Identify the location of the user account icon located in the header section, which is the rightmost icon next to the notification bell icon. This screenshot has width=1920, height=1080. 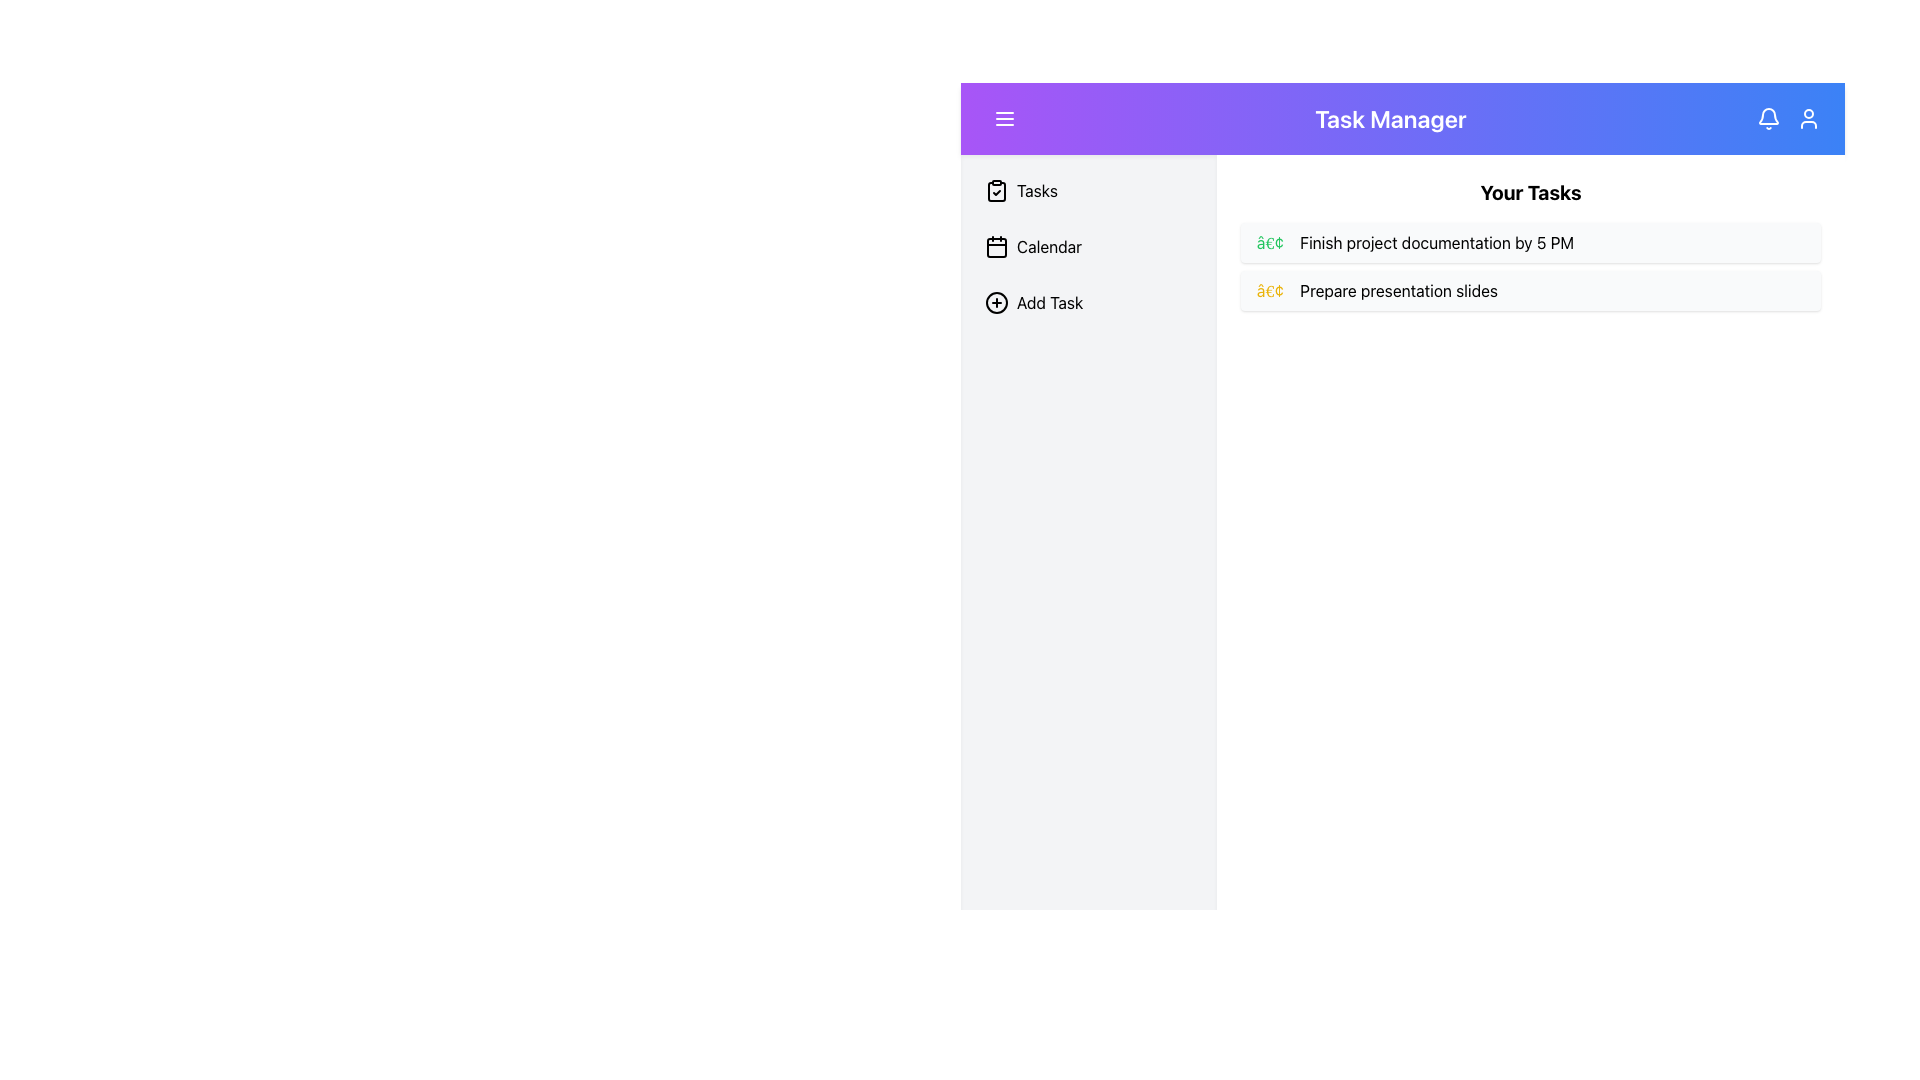
(1809, 119).